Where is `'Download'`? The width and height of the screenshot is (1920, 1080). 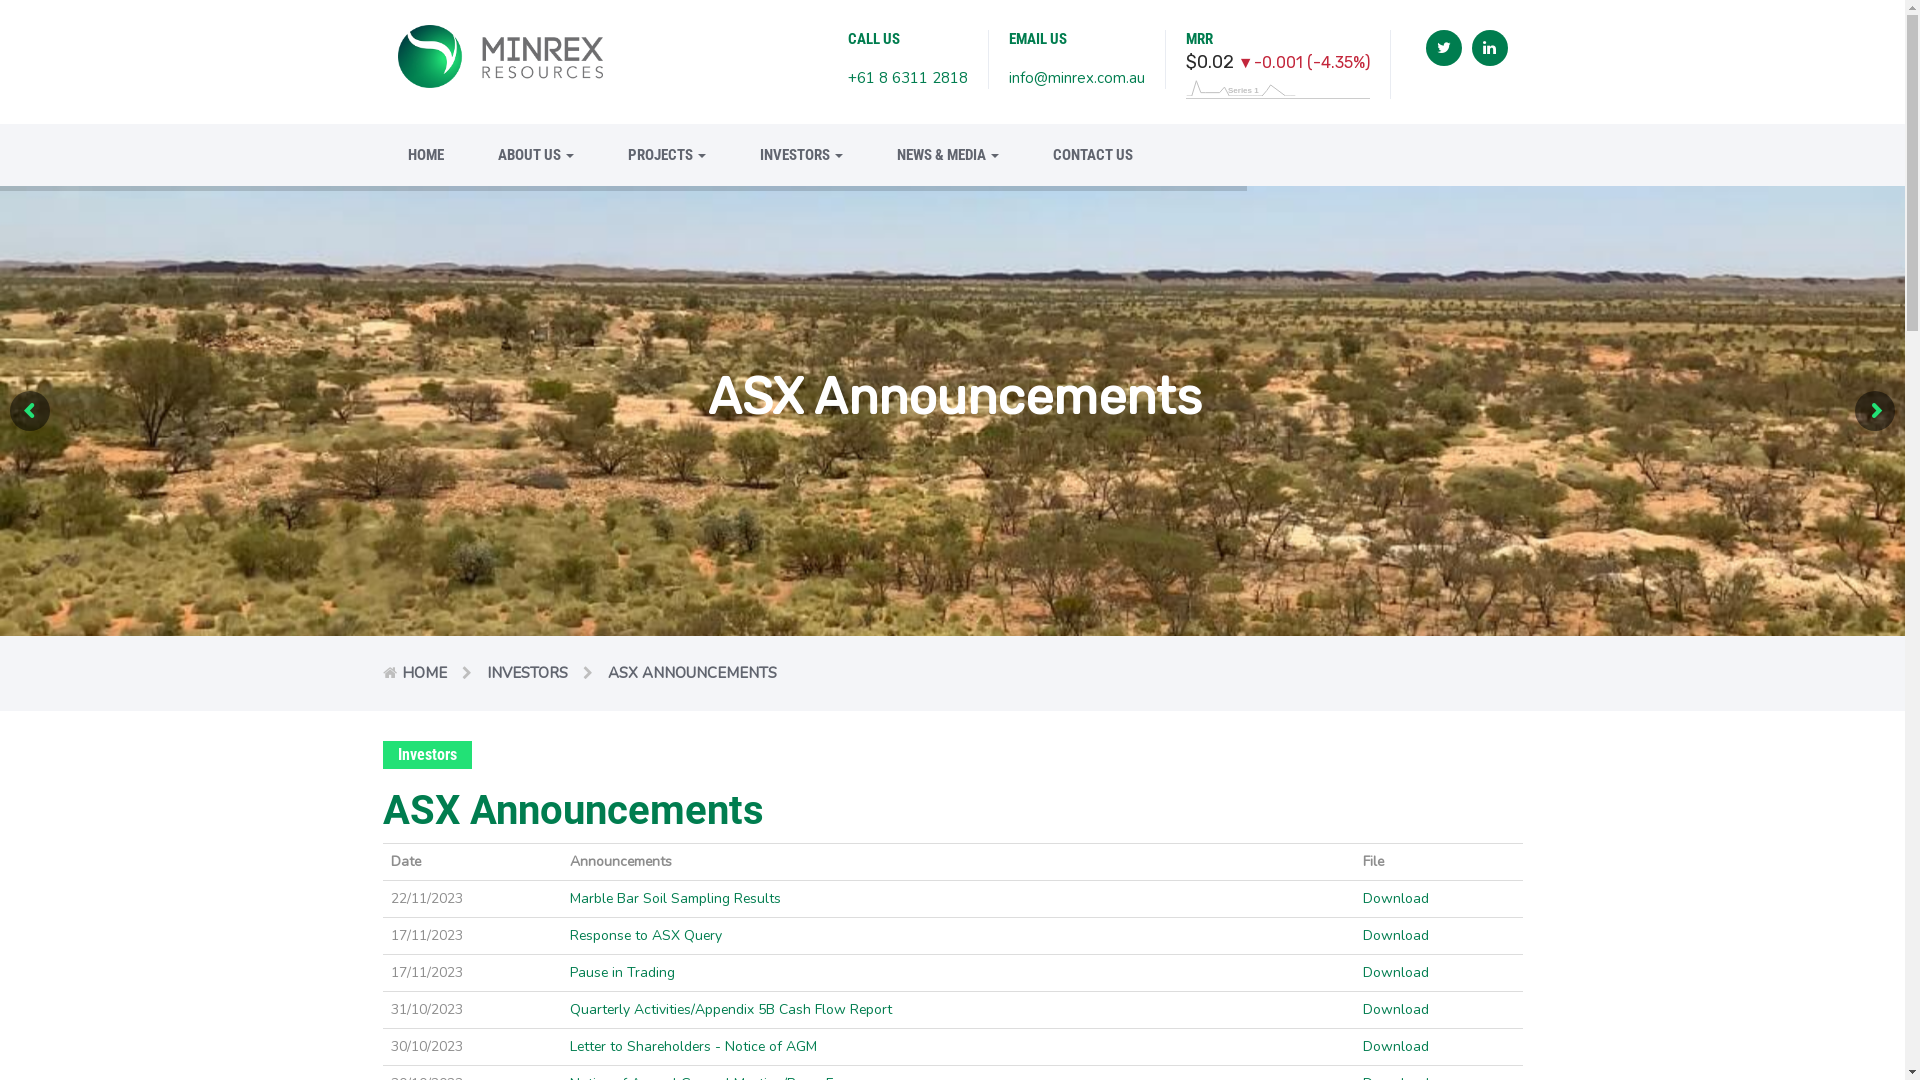
'Download' is located at coordinates (1395, 897).